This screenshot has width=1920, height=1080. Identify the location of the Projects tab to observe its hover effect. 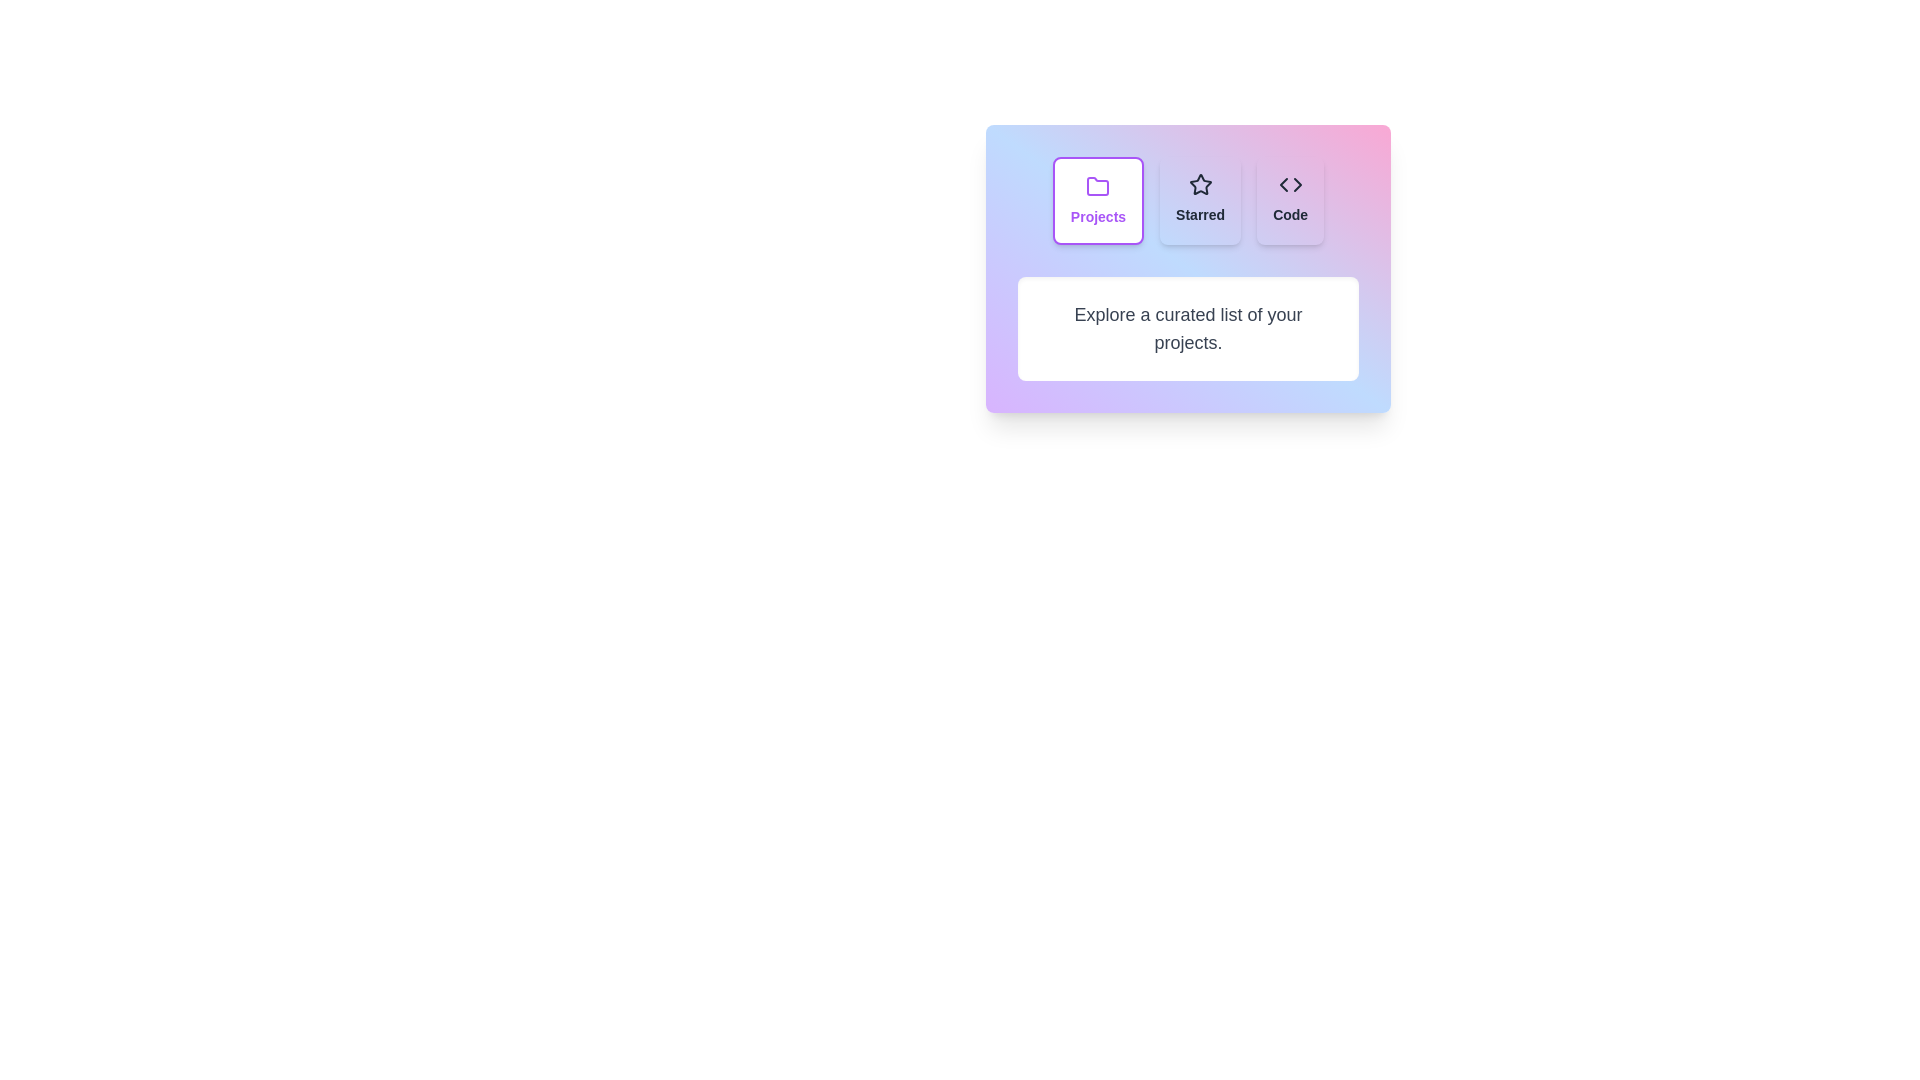
(1097, 200).